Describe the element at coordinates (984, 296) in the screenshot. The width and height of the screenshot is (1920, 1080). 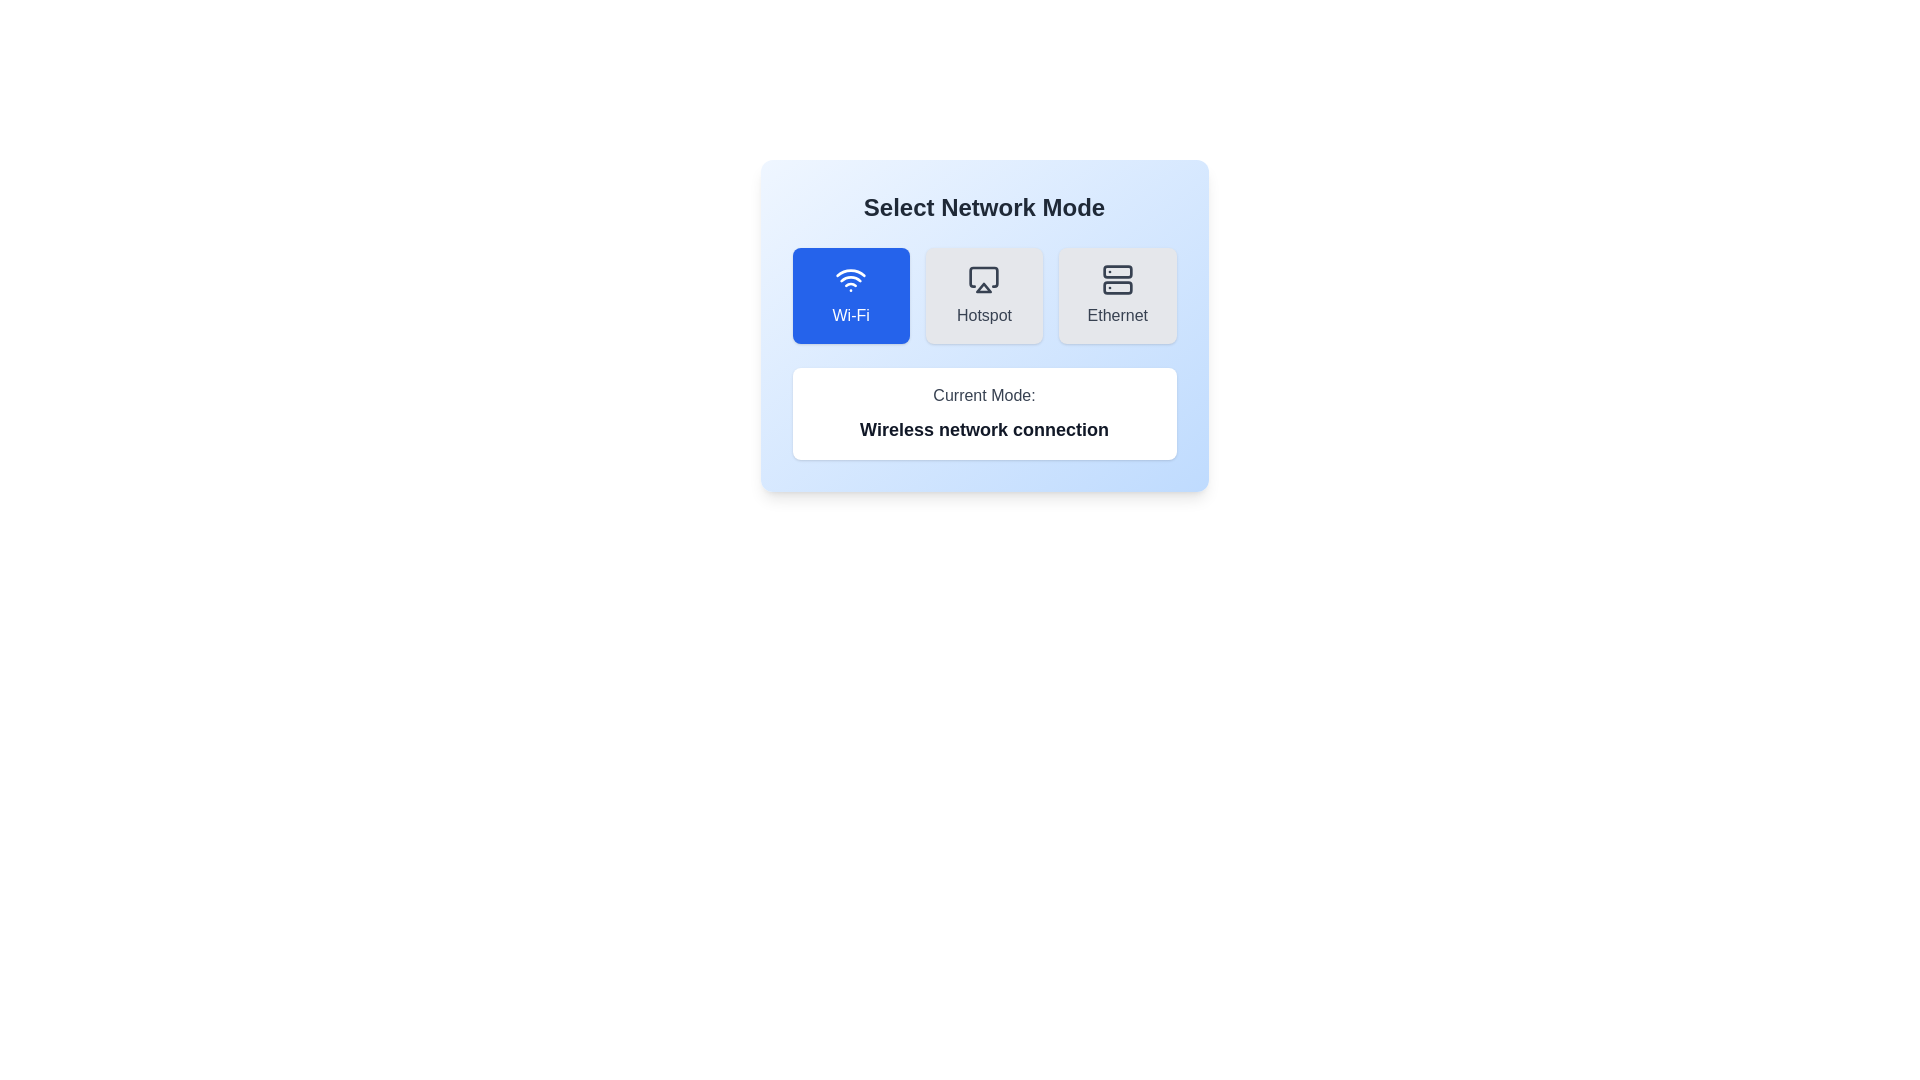
I see `the network mode by clicking on the corresponding button for Hotspot` at that location.